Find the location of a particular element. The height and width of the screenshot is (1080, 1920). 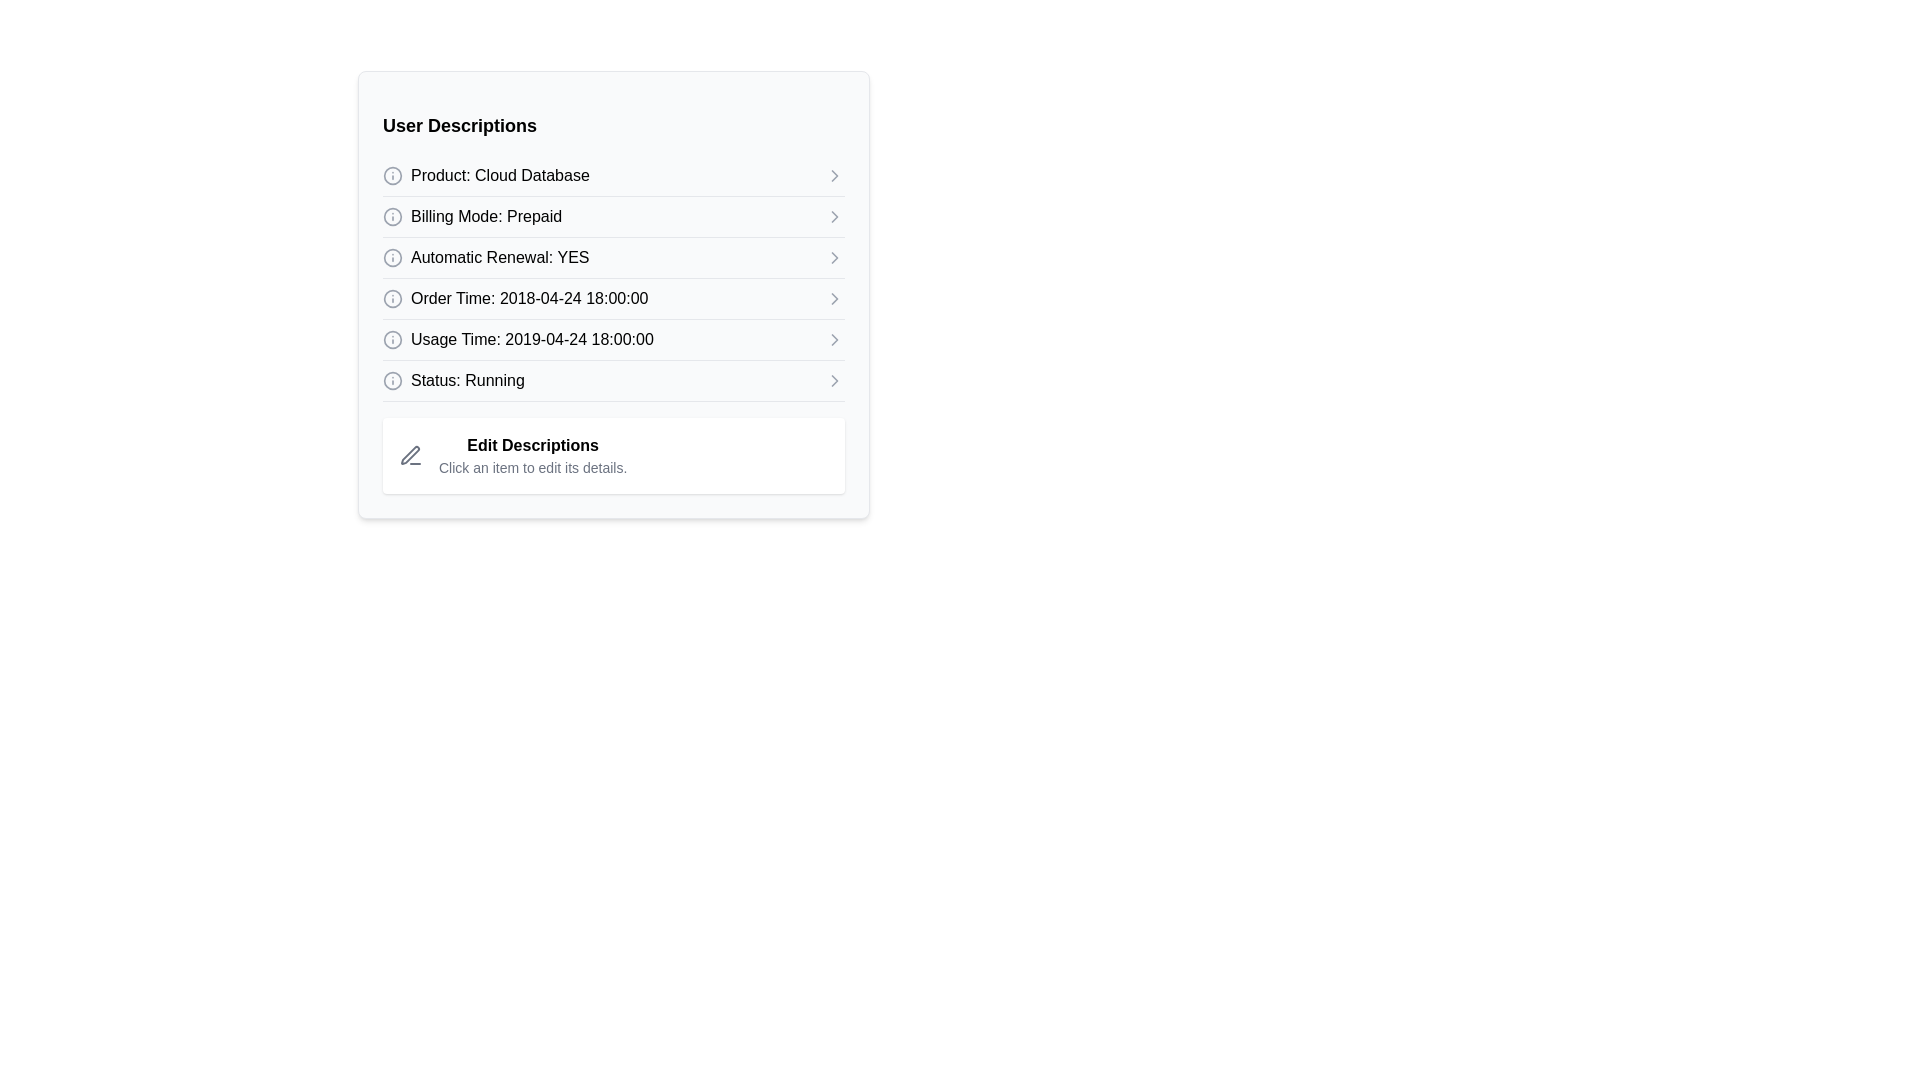

the fifth static text label in the 'User Descriptions' list that displays the usage time is located at coordinates (532, 338).